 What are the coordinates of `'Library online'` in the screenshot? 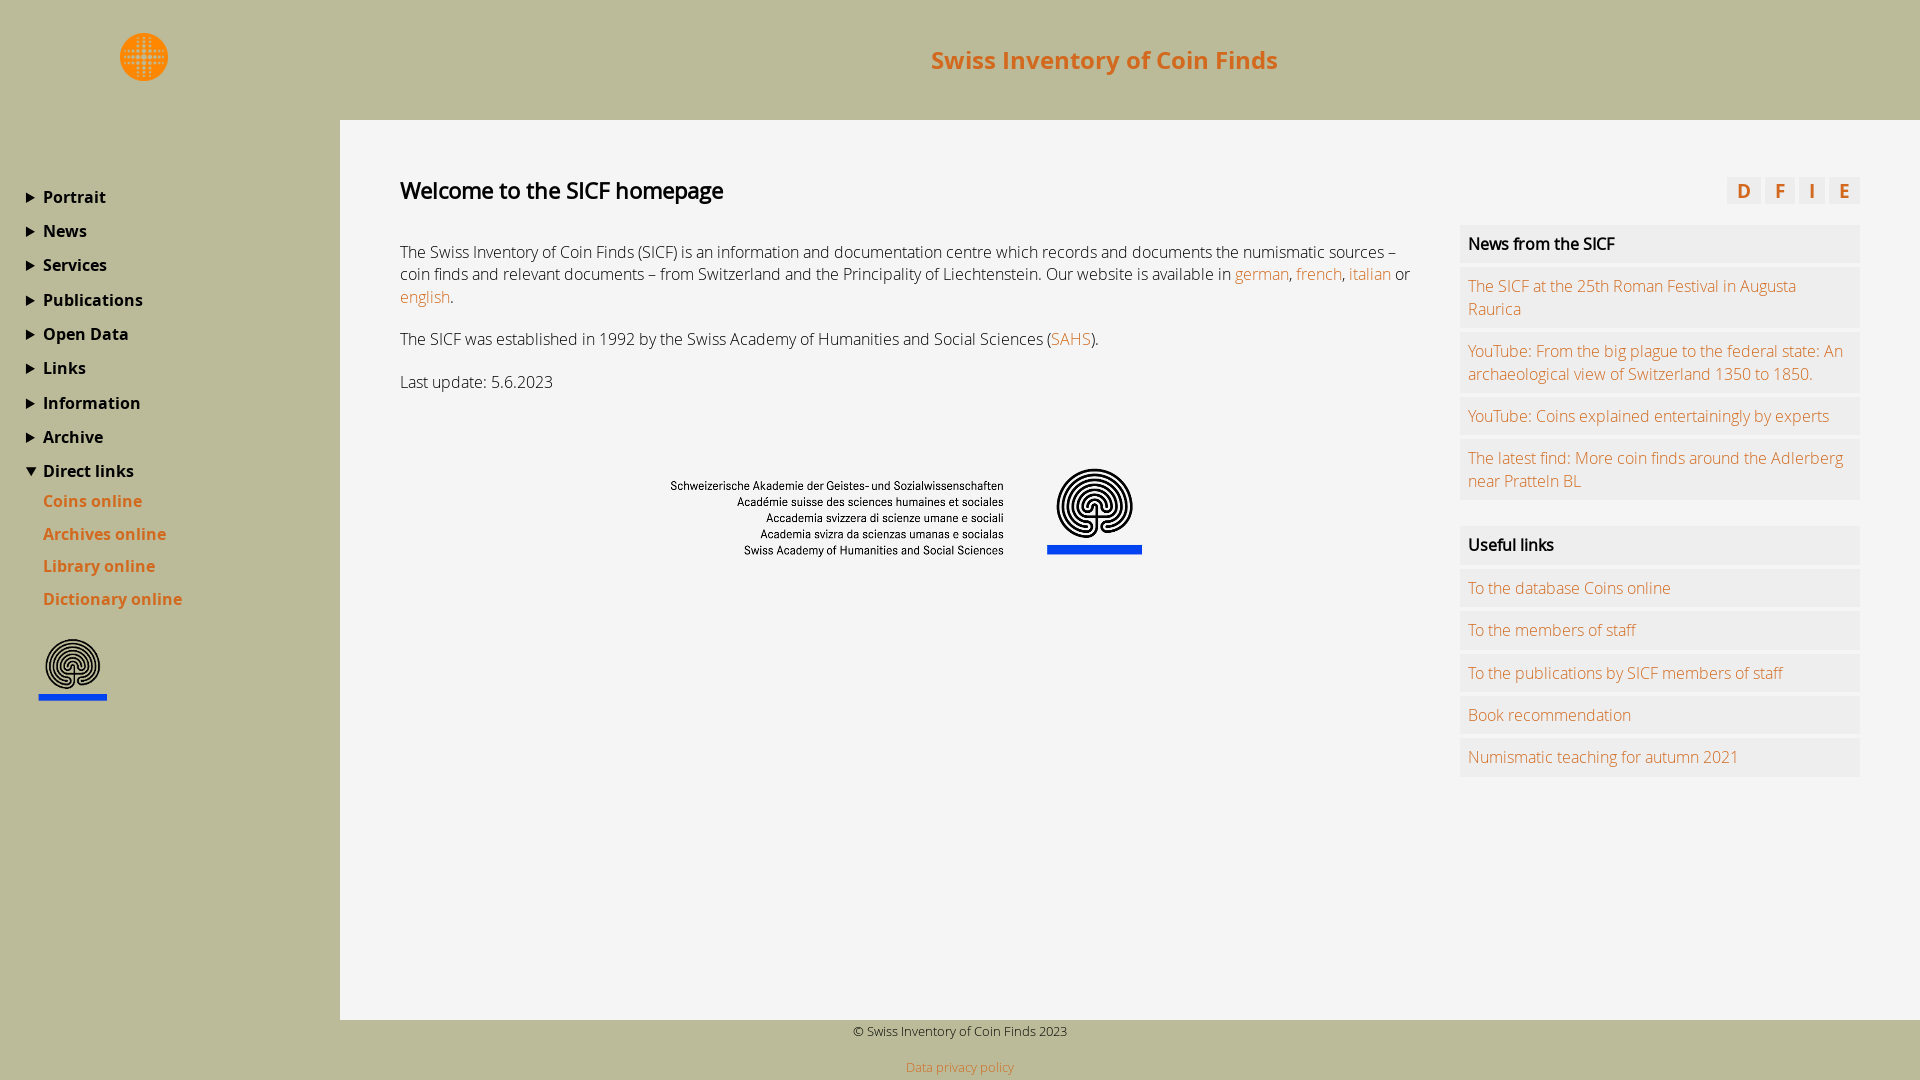 It's located at (98, 566).